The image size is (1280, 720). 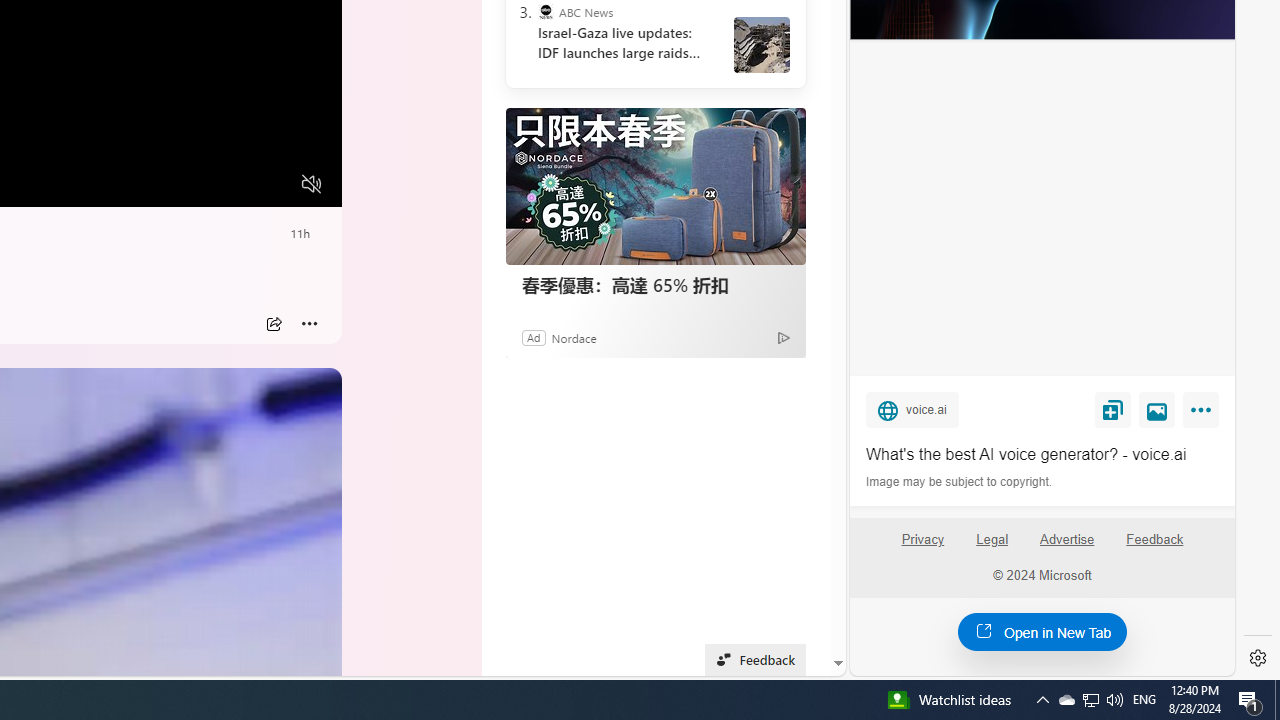 What do you see at coordinates (960, 482) in the screenshot?
I see `'Image may be subject to copyright.'` at bounding box center [960, 482].